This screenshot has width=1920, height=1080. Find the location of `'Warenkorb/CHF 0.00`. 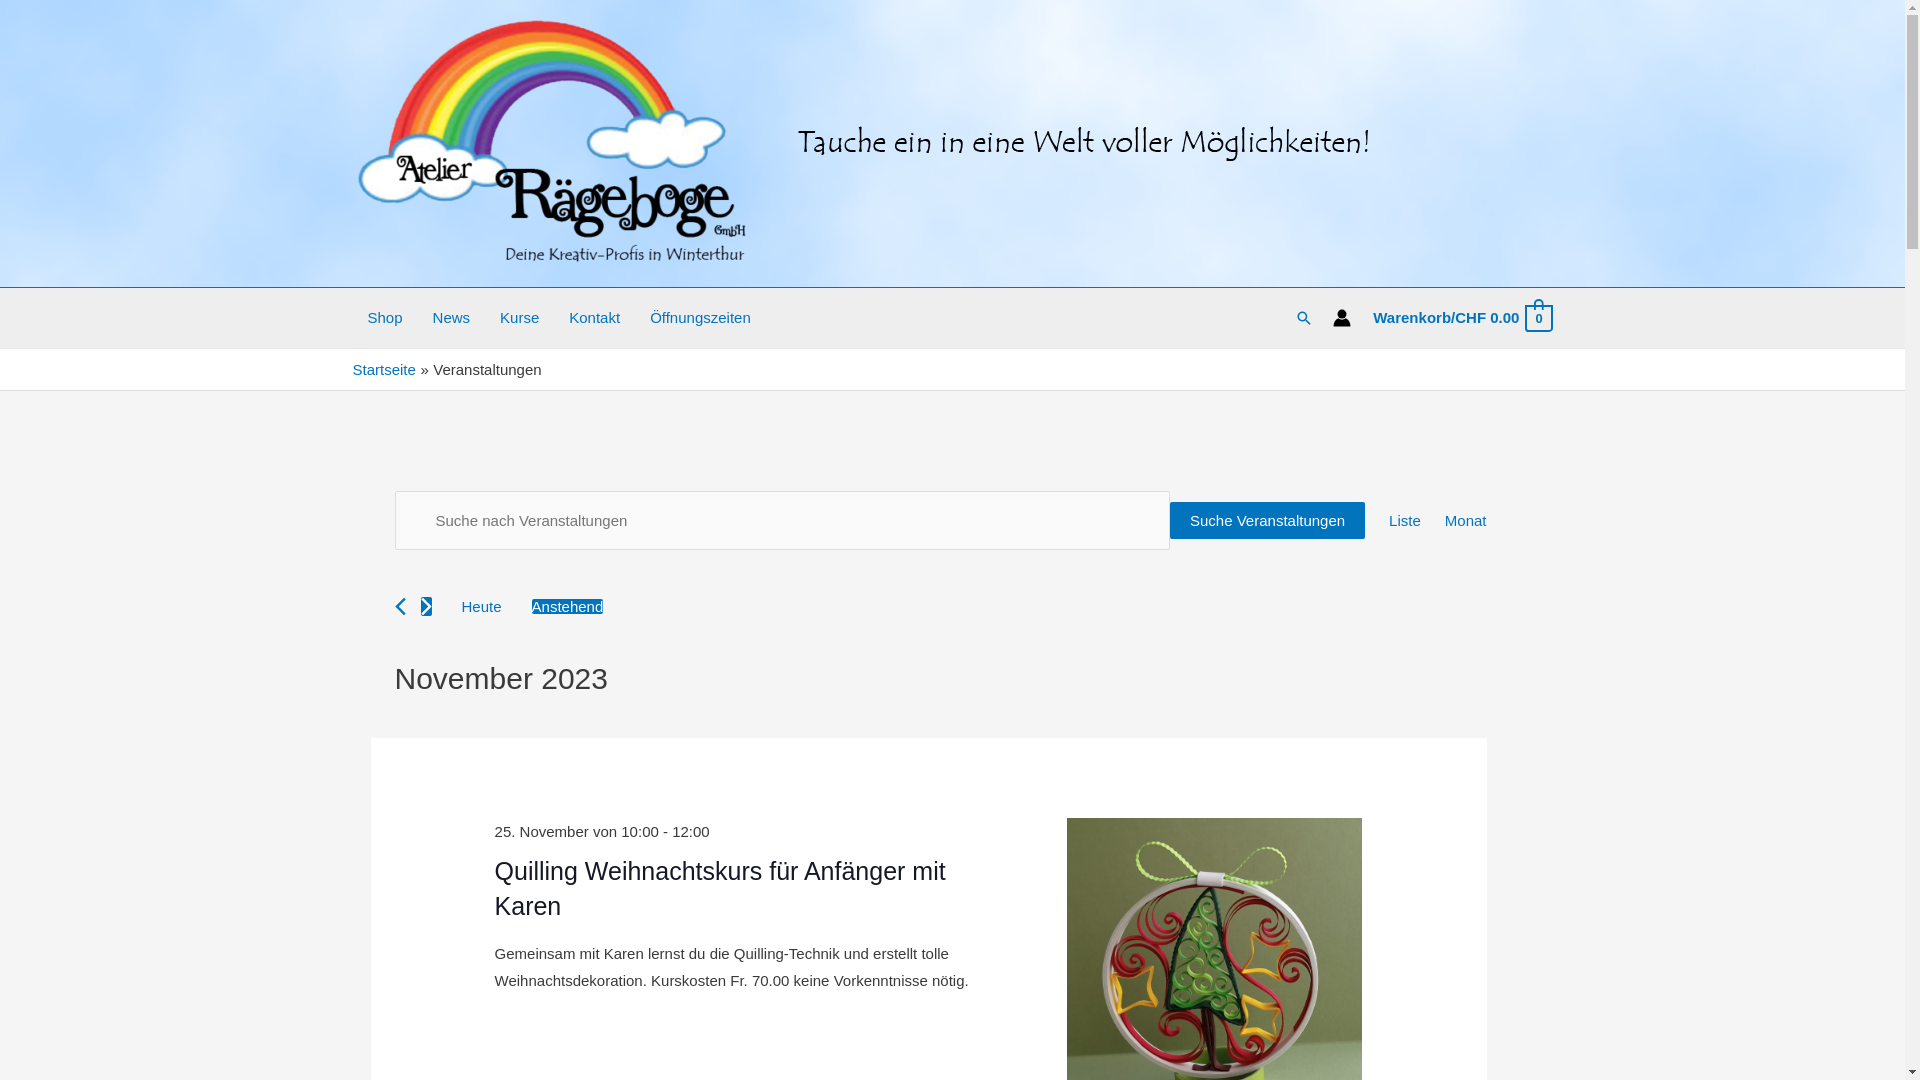

'Warenkorb/CHF 0.00 is located at coordinates (1461, 317).